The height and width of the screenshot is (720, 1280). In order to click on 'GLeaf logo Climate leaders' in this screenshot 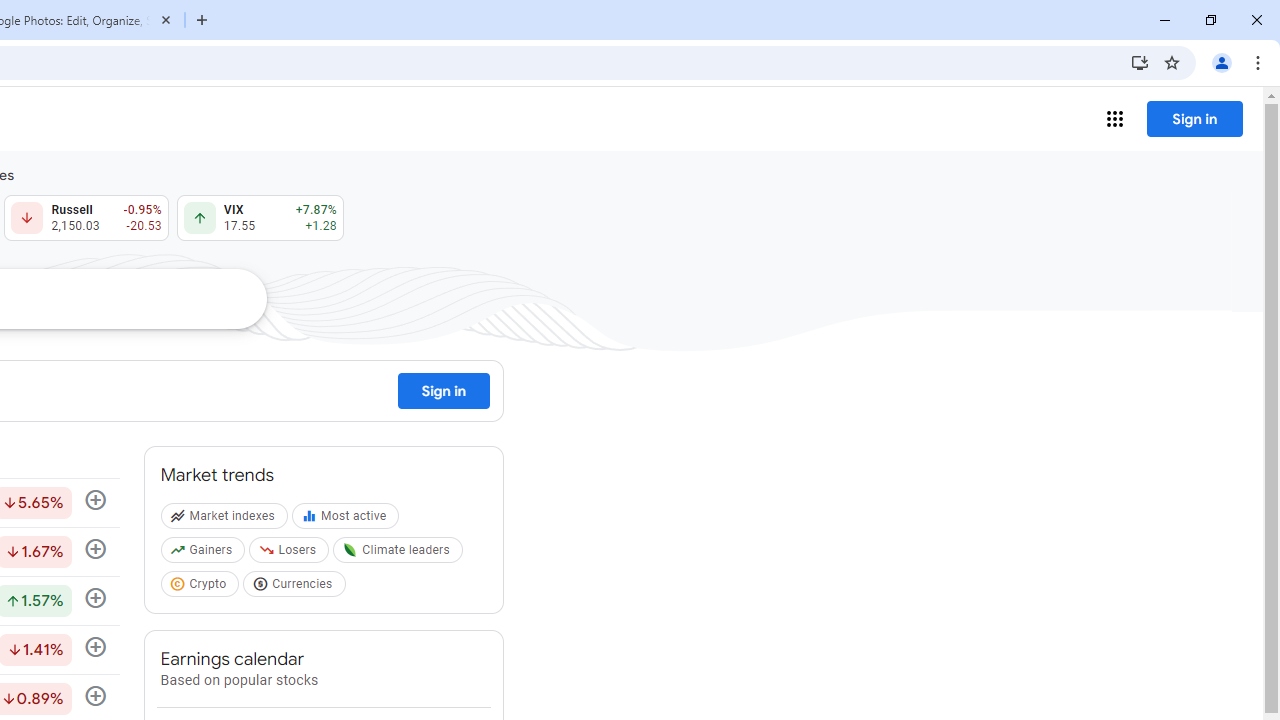, I will do `click(400, 554)`.